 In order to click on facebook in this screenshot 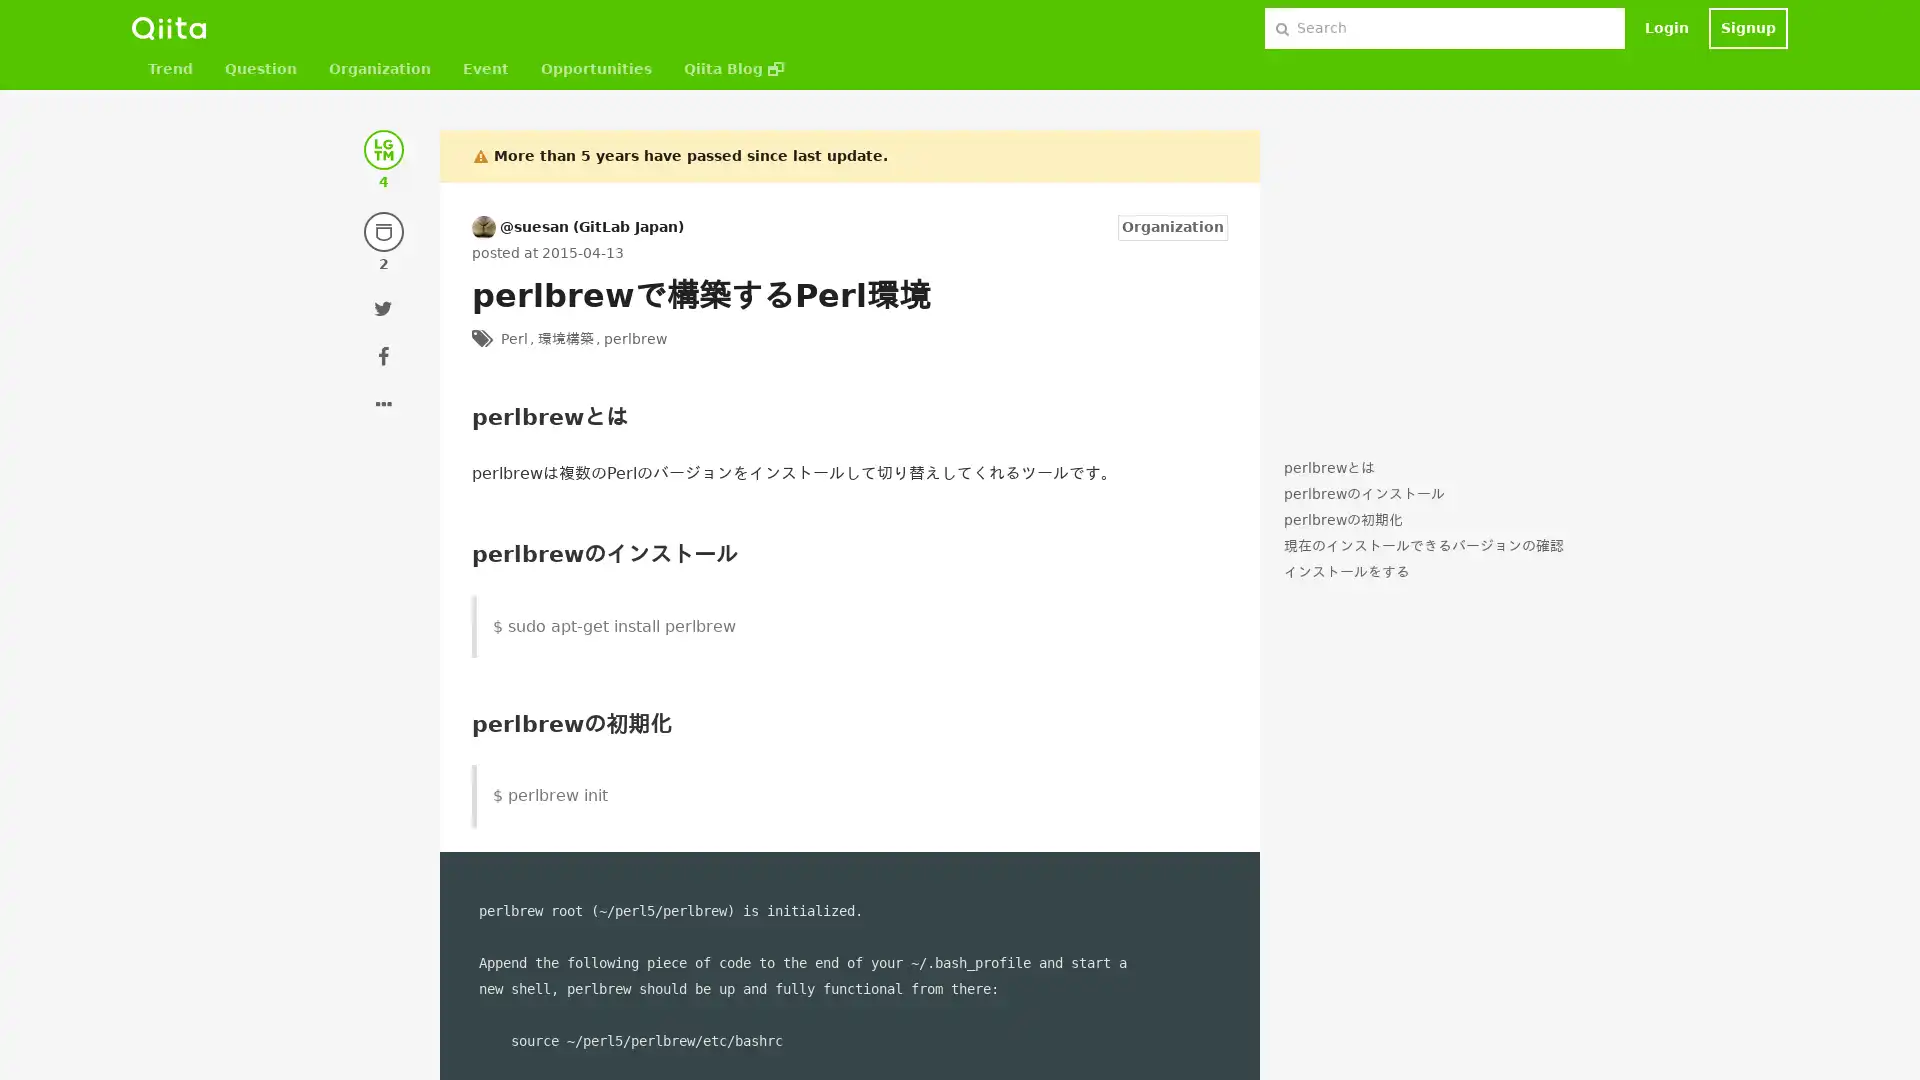, I will do `click(384, 354)`.